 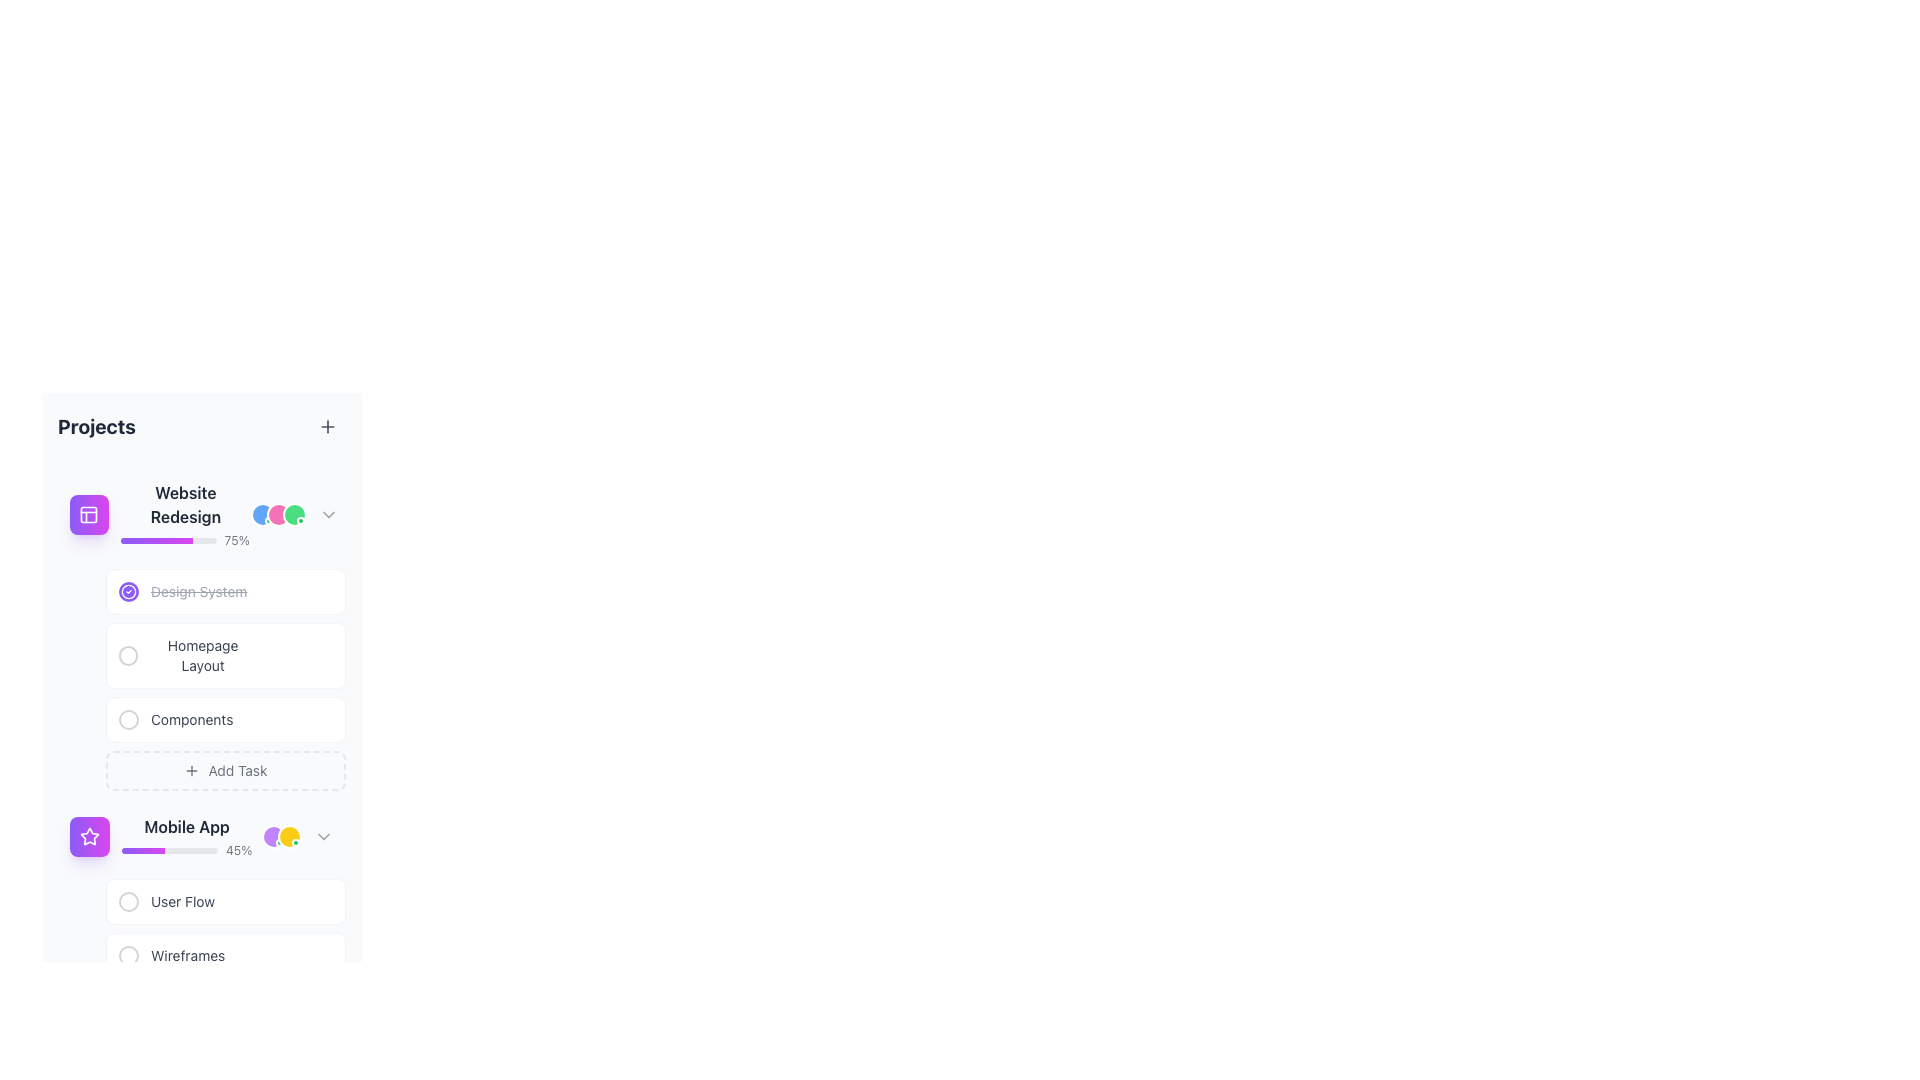 What do you see at coordinates (327, 426) in the screenshot?
I see `the button located at the top-right corner of the sidebar interface` at bounding box center [327, 426].